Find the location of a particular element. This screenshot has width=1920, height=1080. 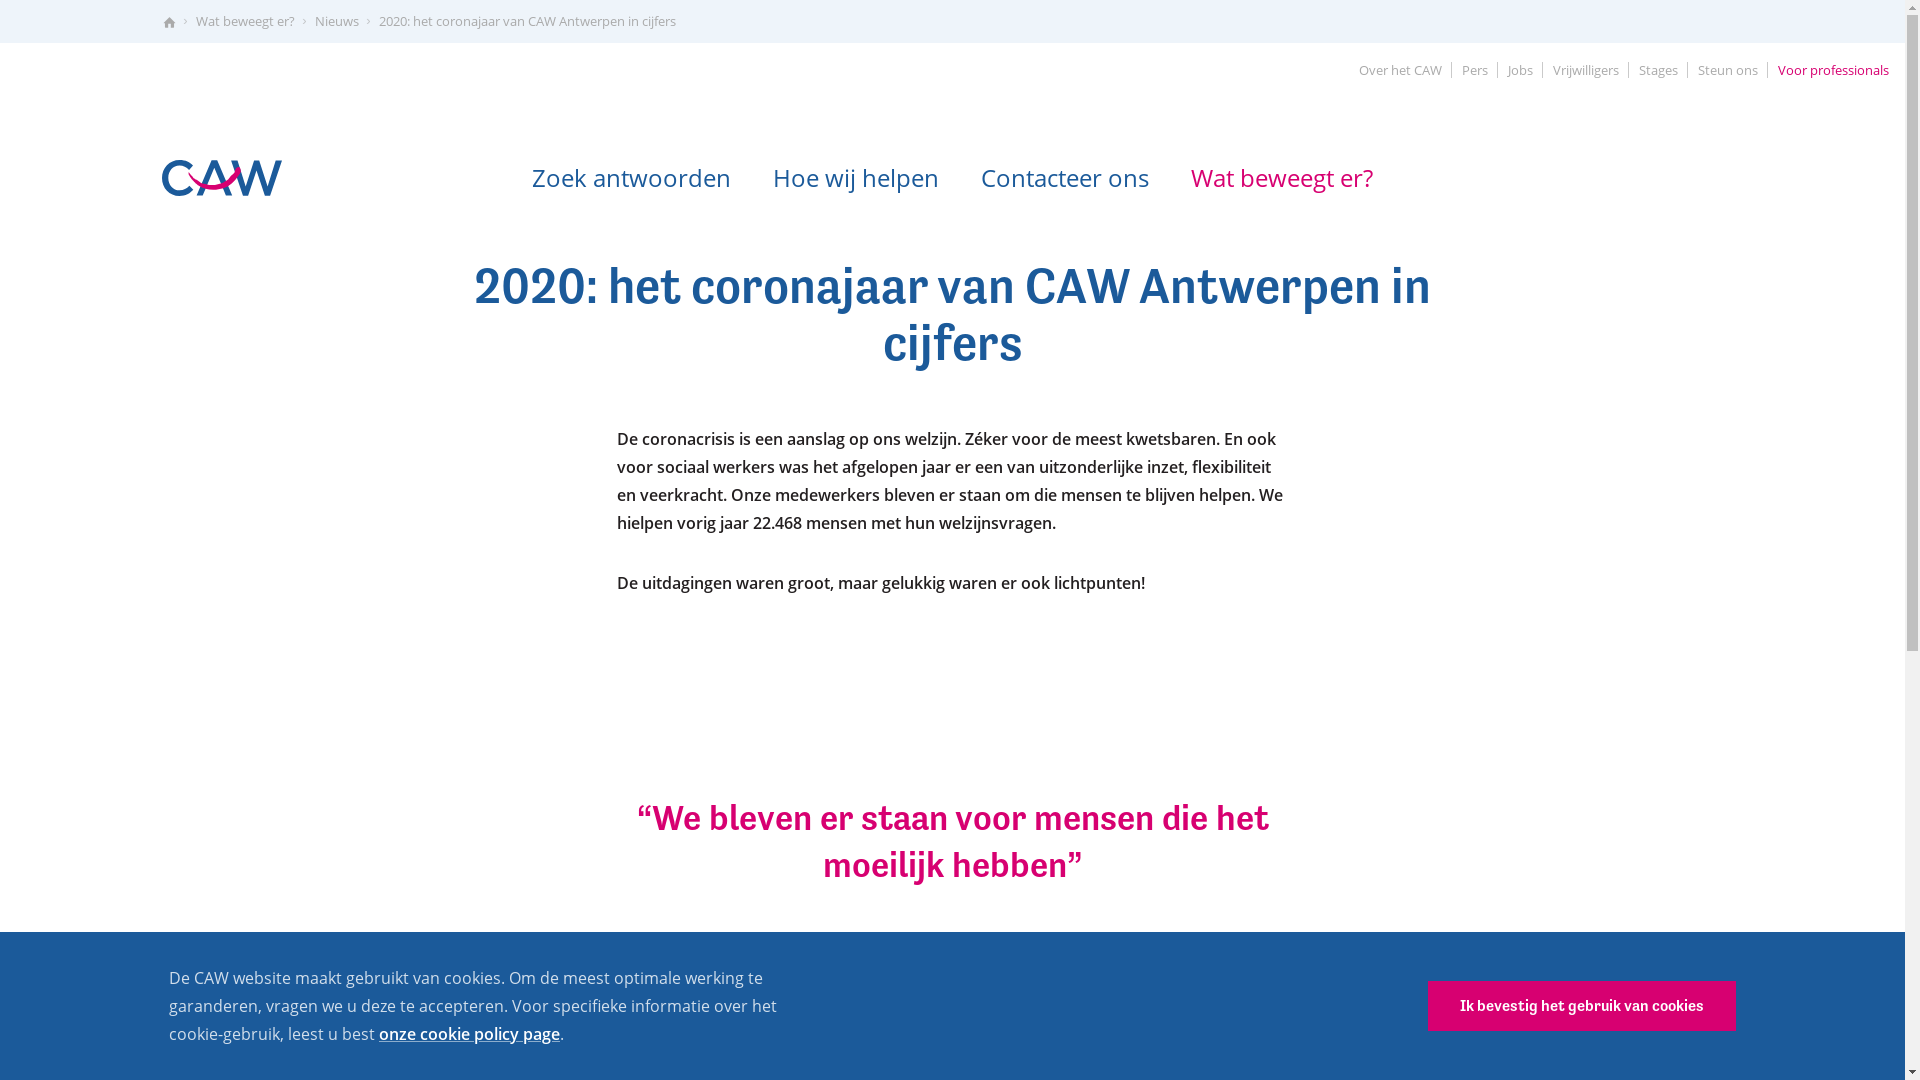

'Zoek antwoorden' is located at coordinates (513, 176).